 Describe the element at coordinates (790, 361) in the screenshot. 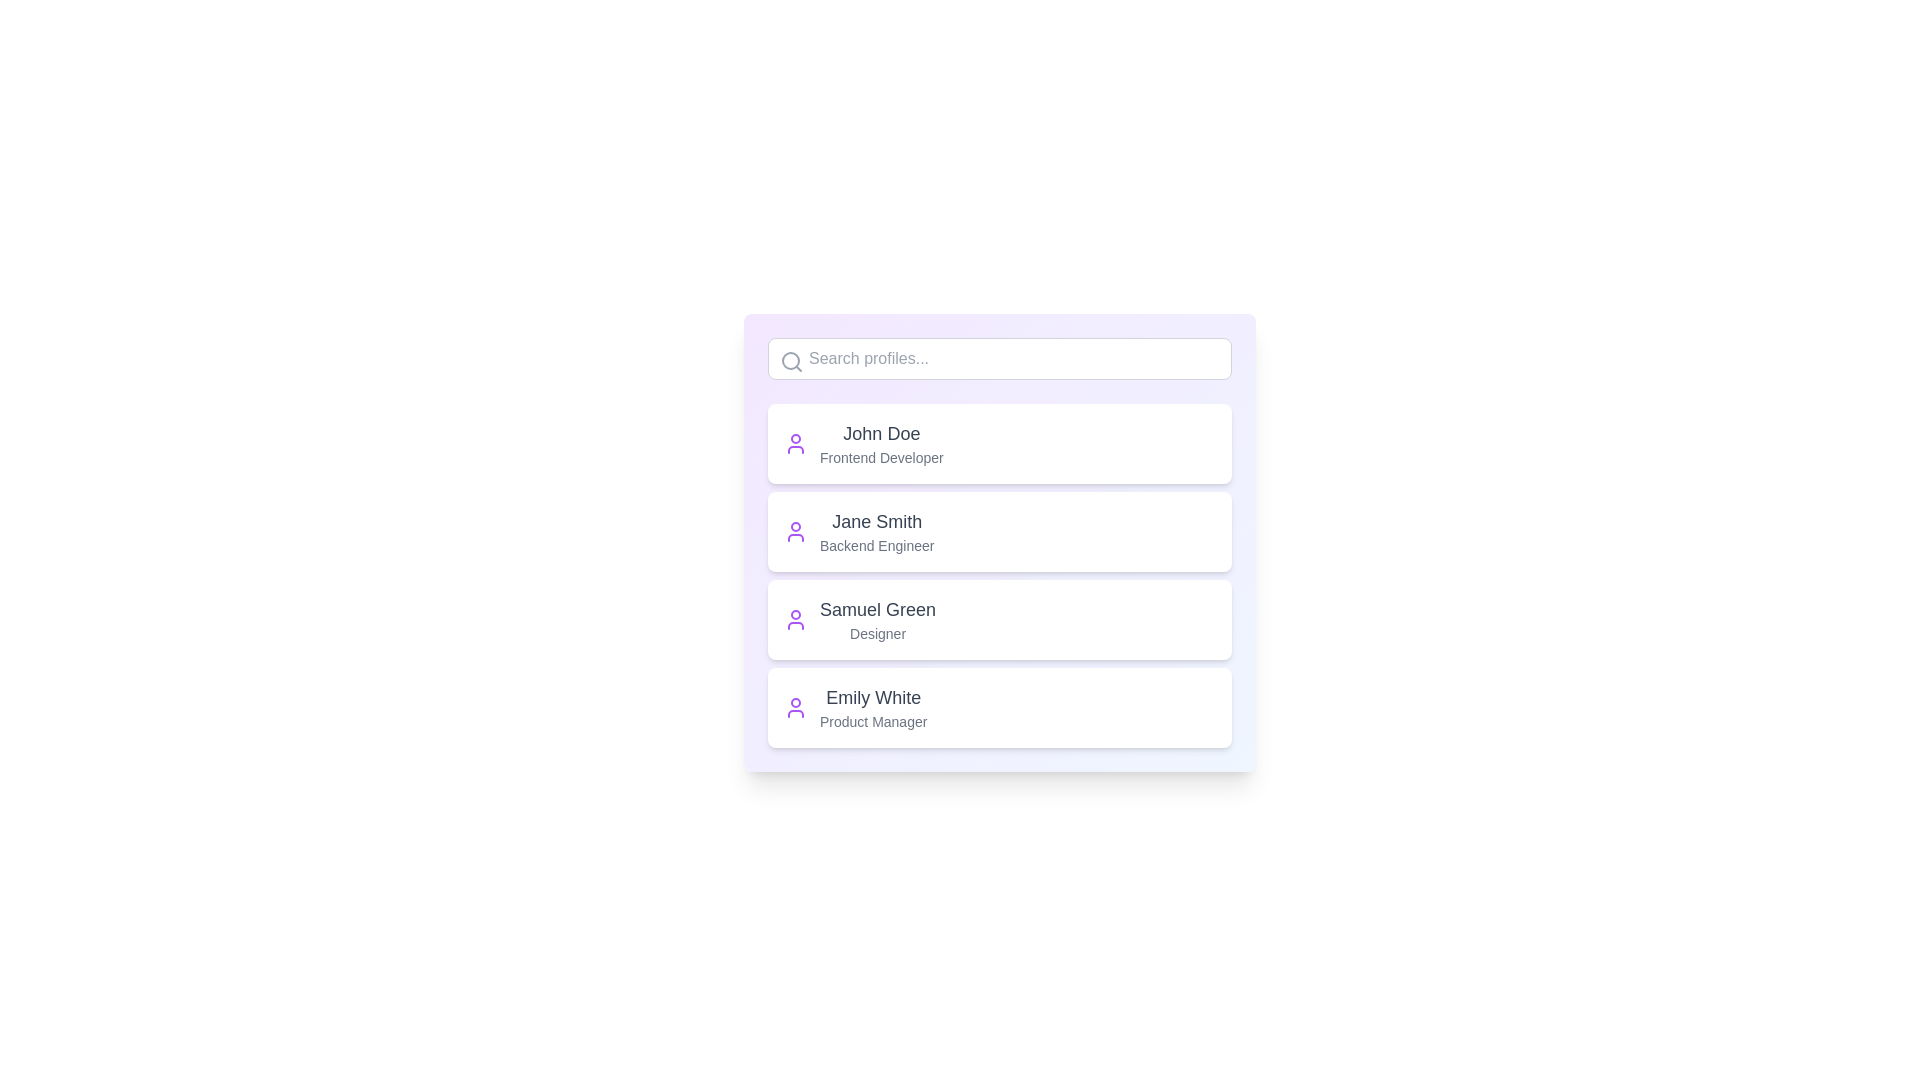

I see `the circular SVG shape representing the magnifying glass's lens located in the top left corner of the search bar` at that location.